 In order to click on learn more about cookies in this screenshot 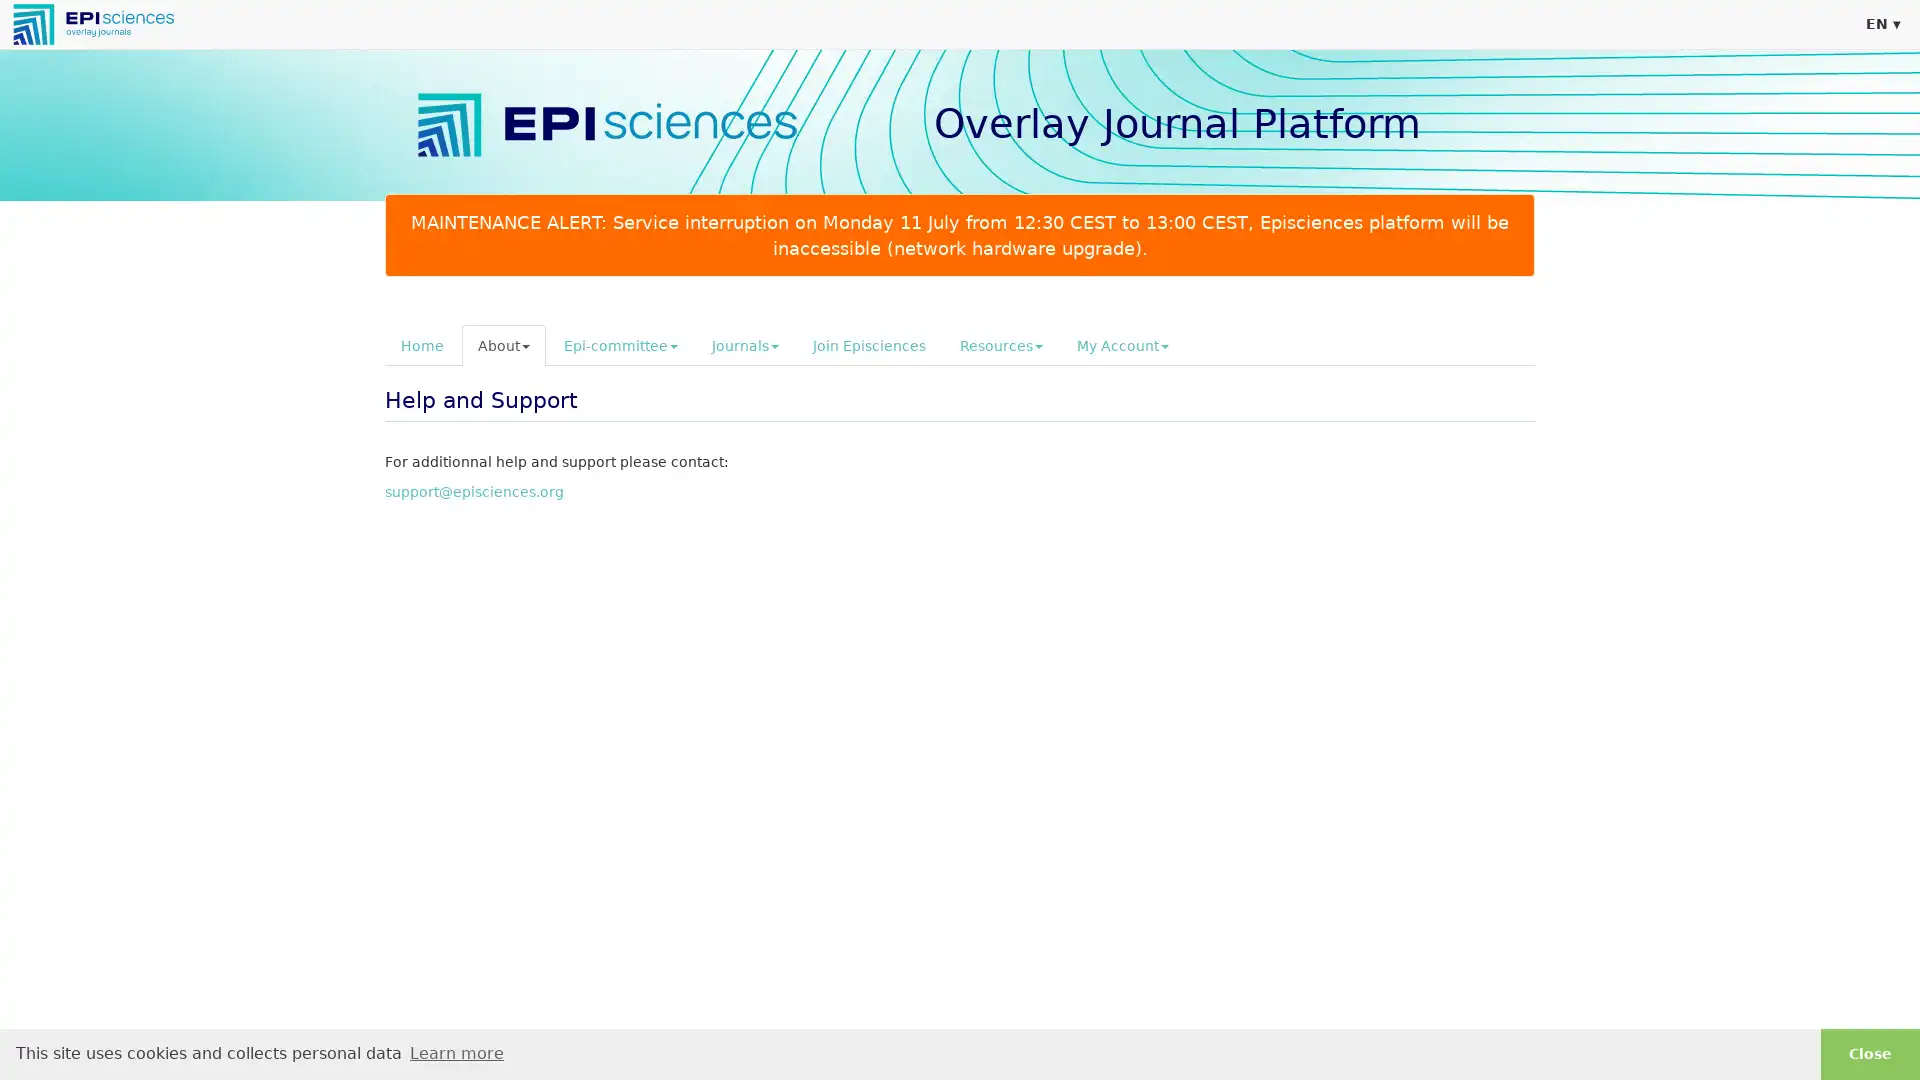, I will do `click(455, 1052)`.